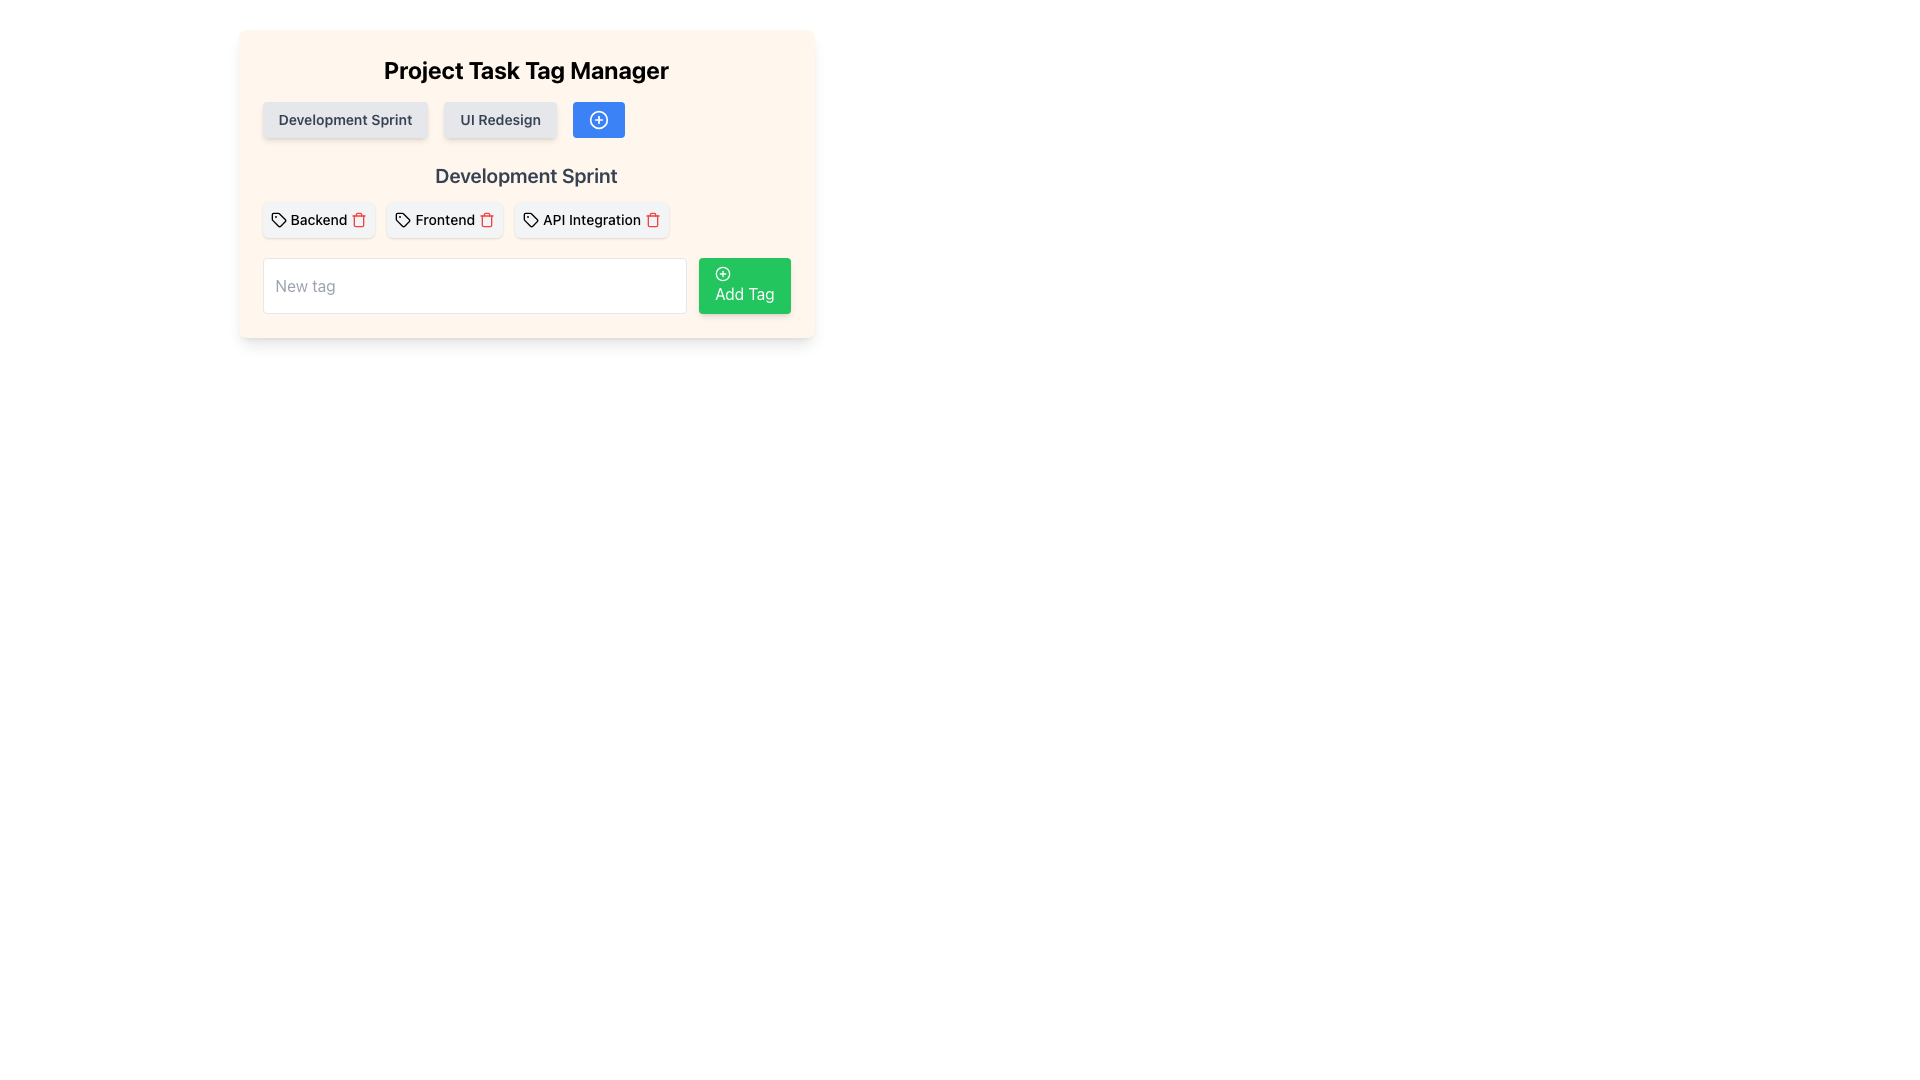 Image resolution: width=1920 pixels, height=1080 pixels. I want to click on the text label displaying 'API Integration' with a light gray background and rounded corners, positioned centrally in the row of tags under 'Development Sprint', so click(591, 219).